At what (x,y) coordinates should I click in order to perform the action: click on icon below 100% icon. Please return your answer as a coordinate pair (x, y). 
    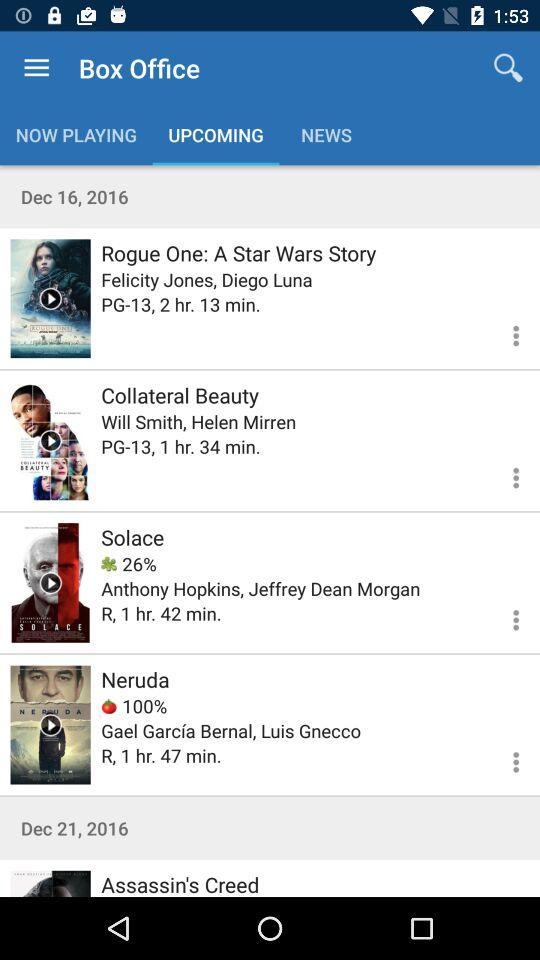
    Looking at the image, I should click on (230, 729).